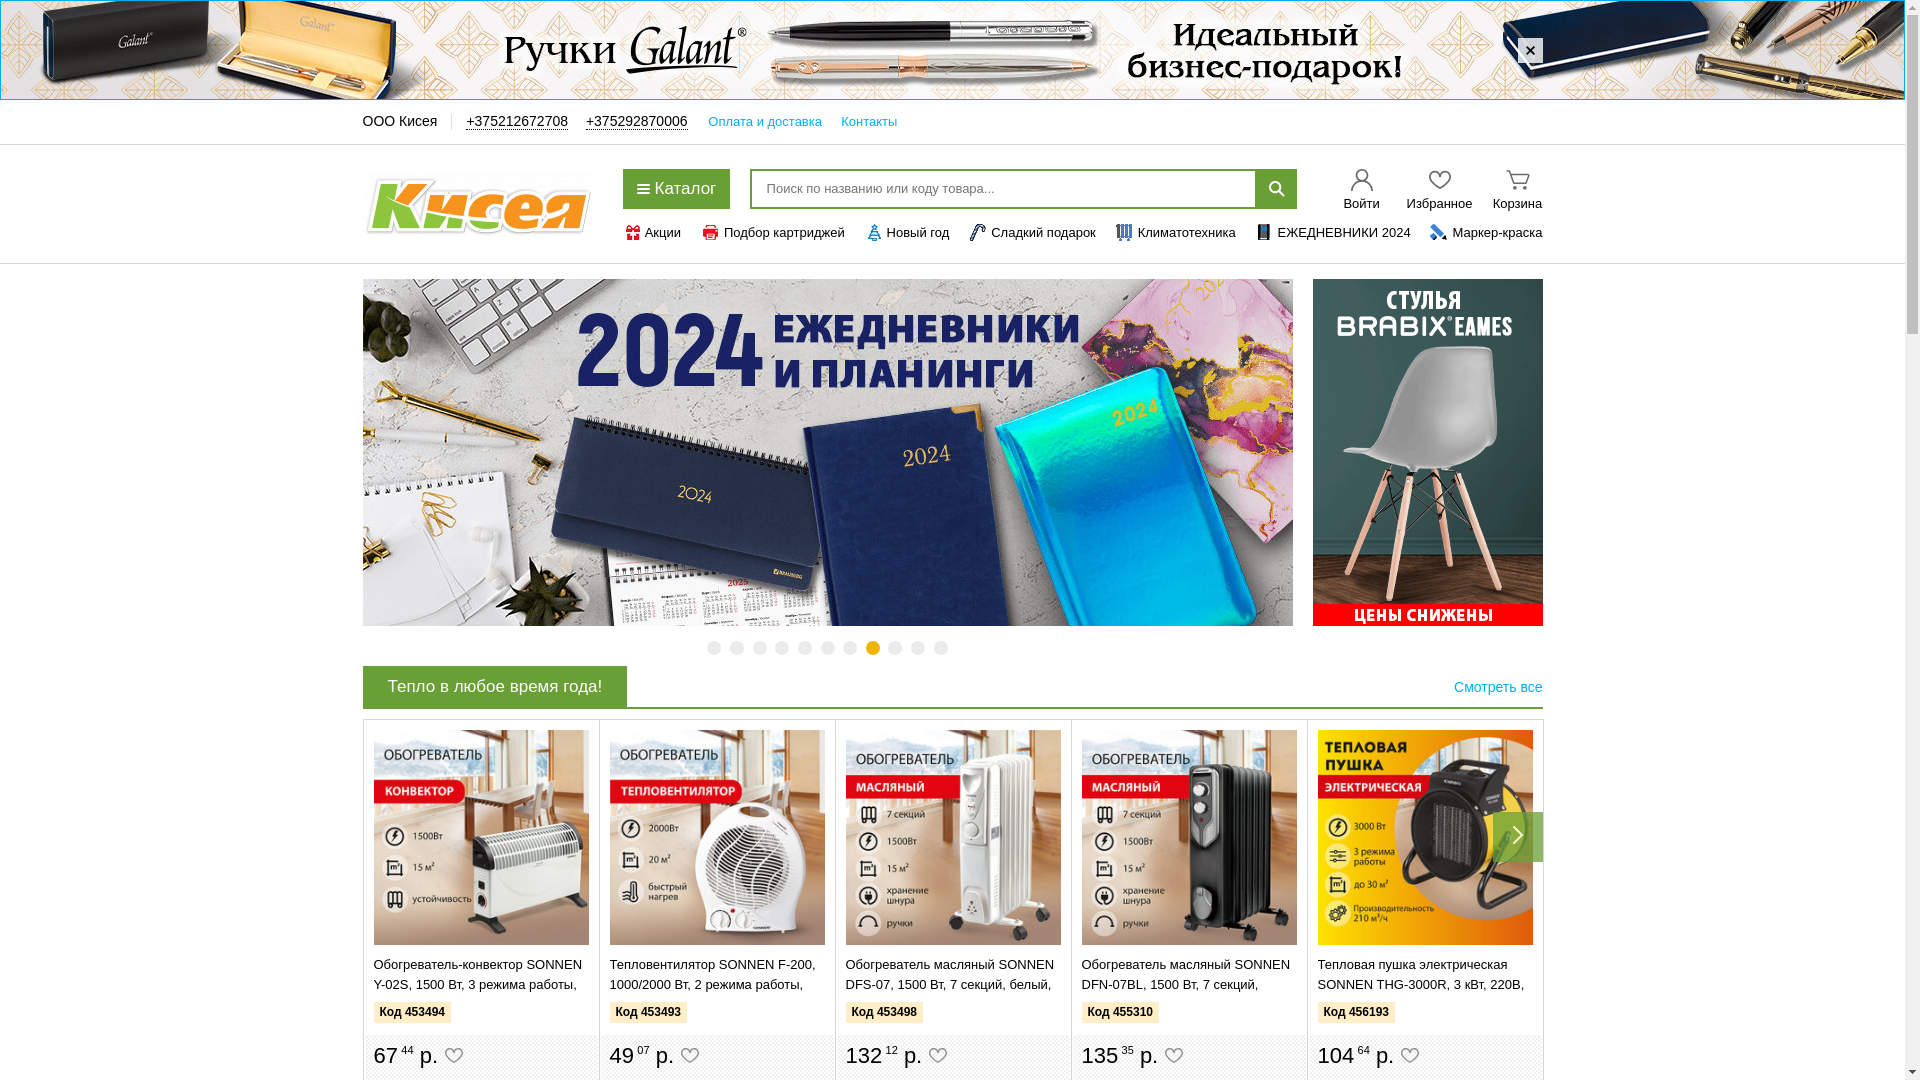 This screenshot has height=1080, width=1920. Describe the element at coordinates (584, 121) in the screenshot. I see `'+375292870006'` at that location.